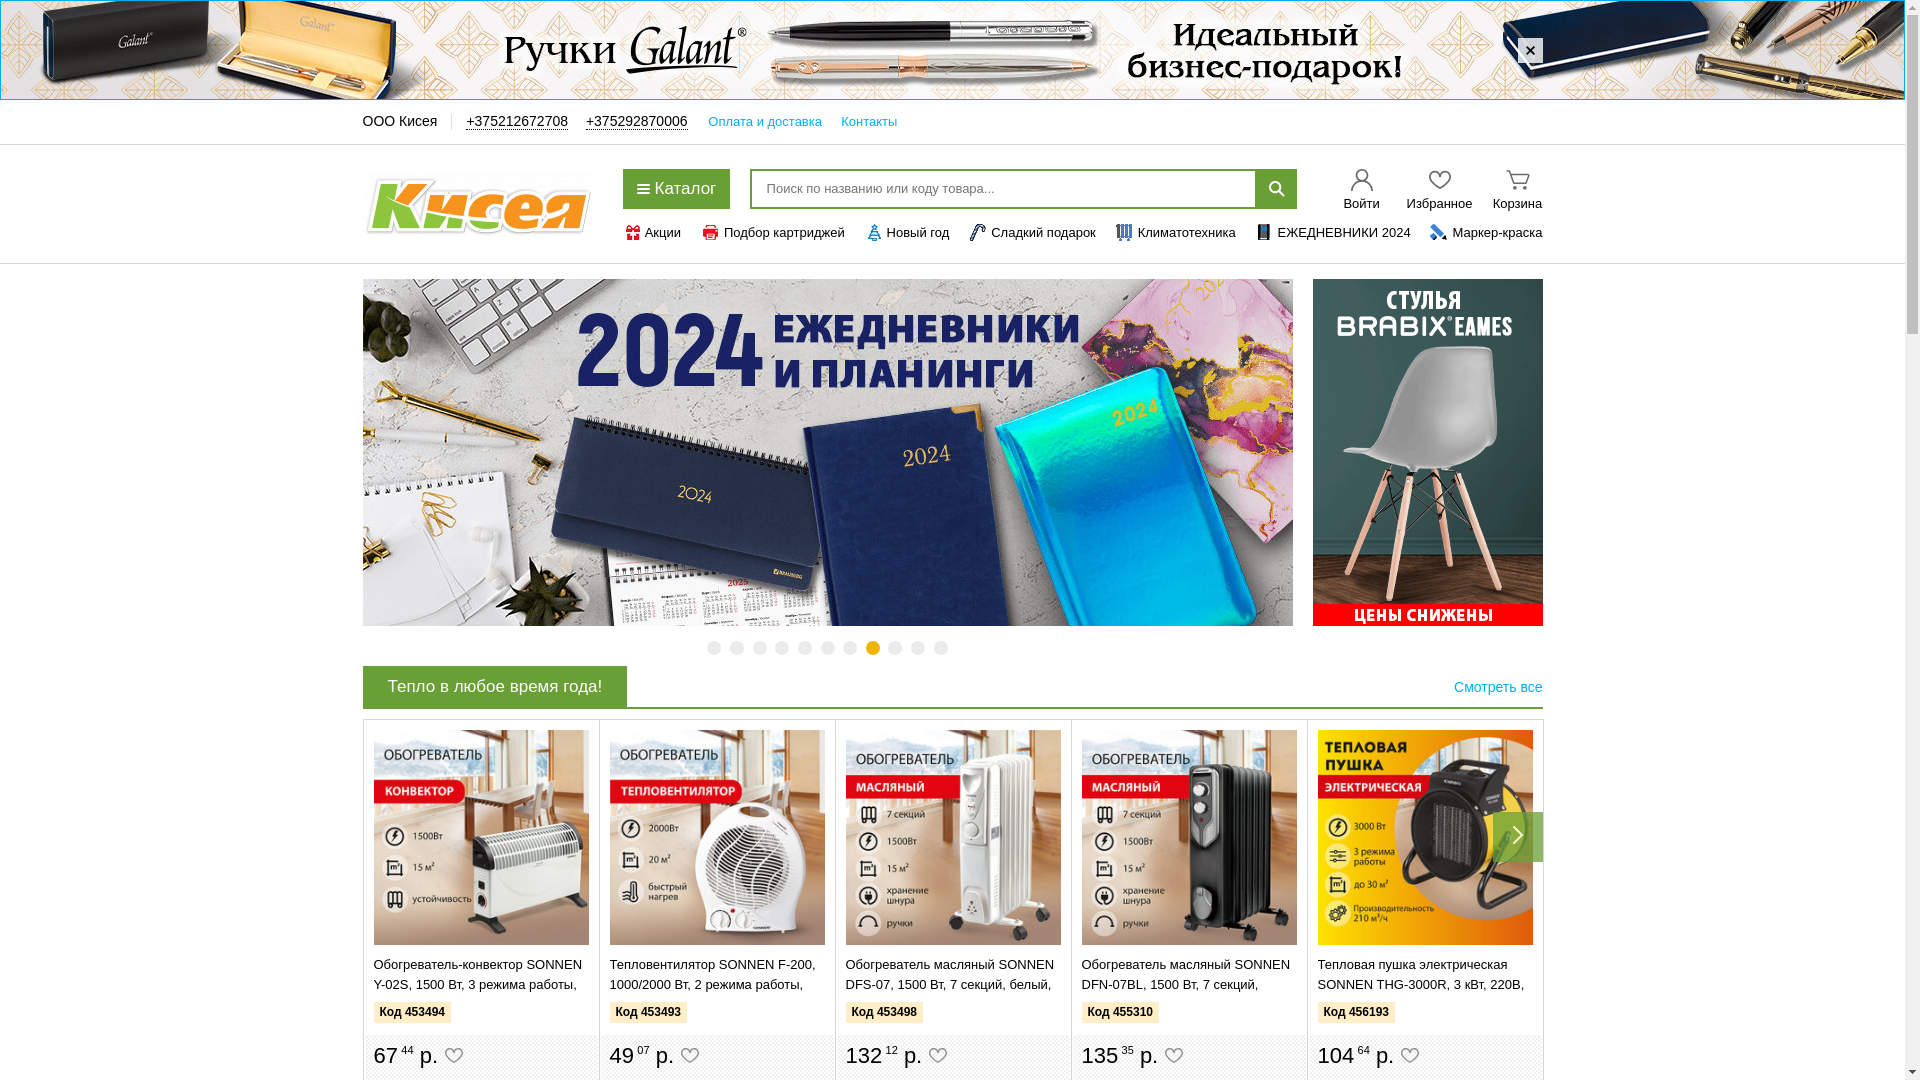 This screenshot has height=1080, width=1920. Describe the element at coordinates (584, 121) in the screenshot. I see `'+375292870006'` at that location.